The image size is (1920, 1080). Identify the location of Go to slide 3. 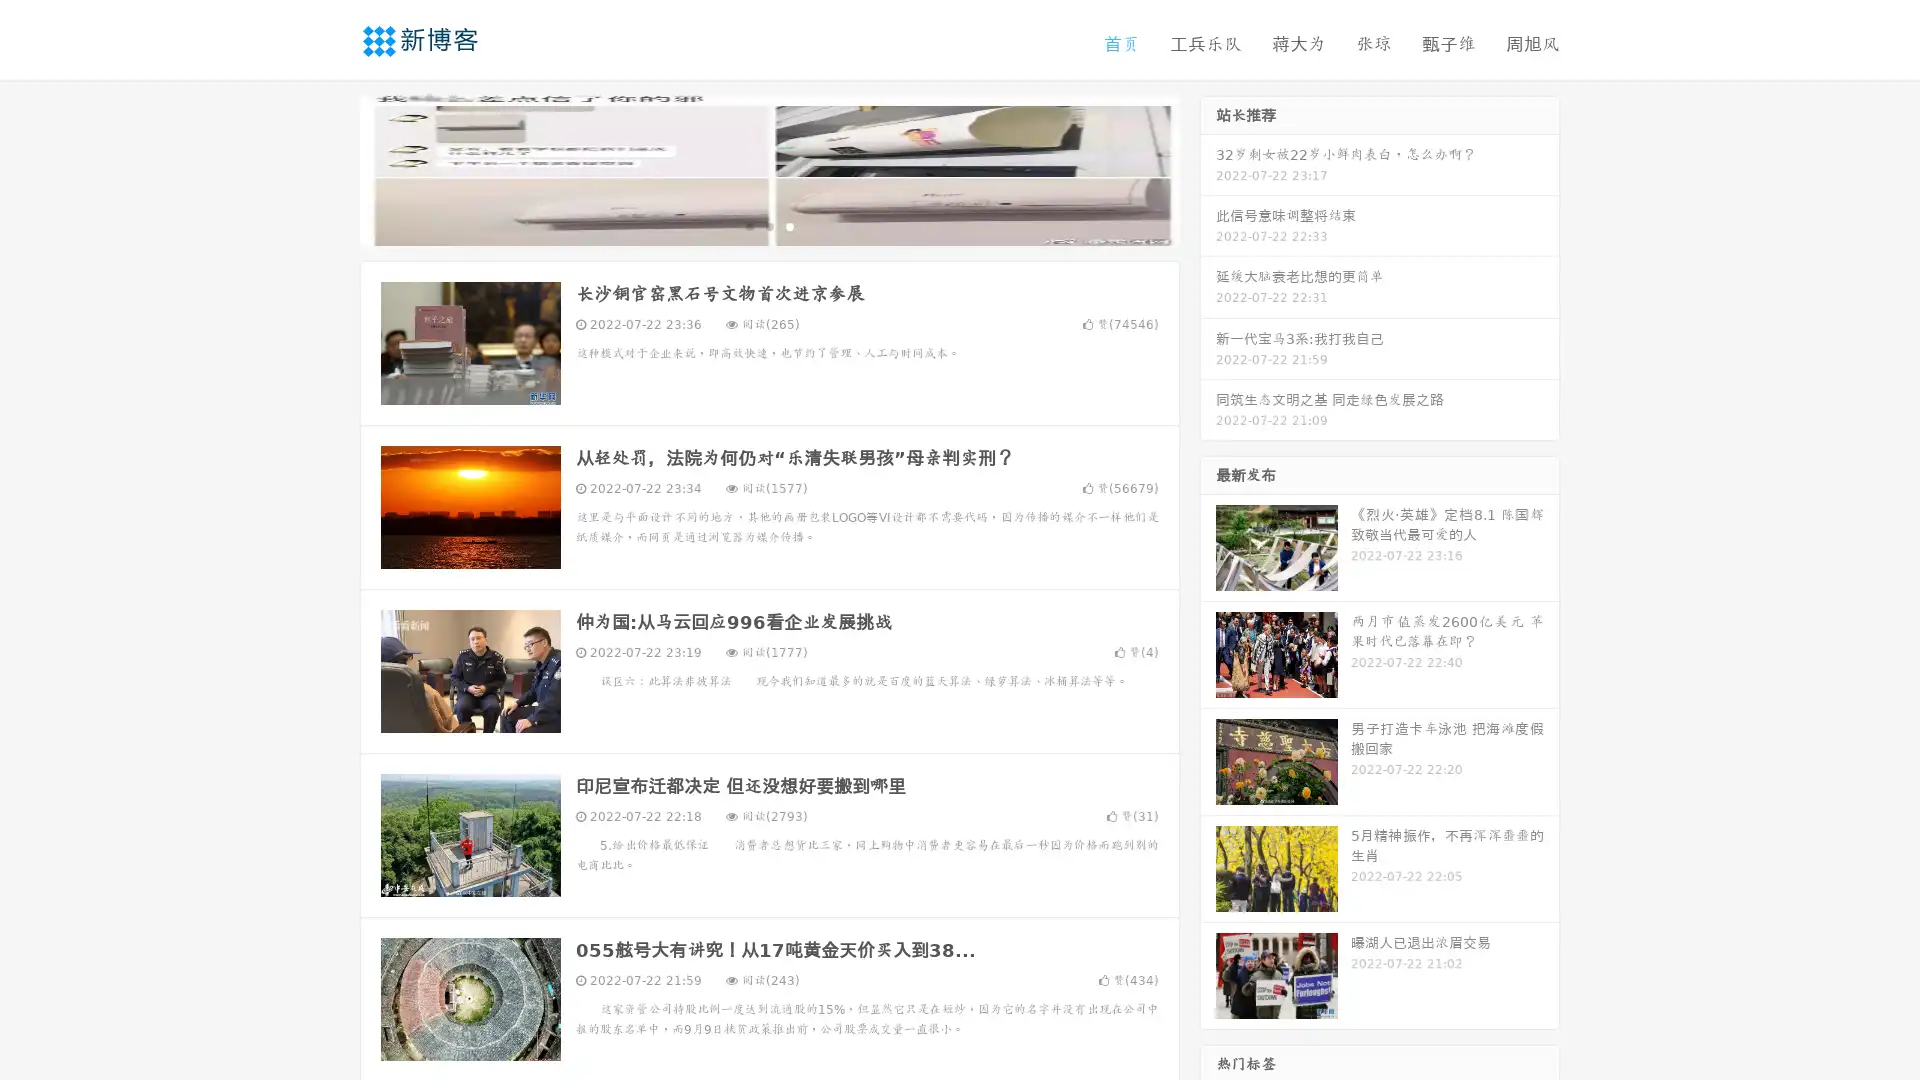
(789, 225).